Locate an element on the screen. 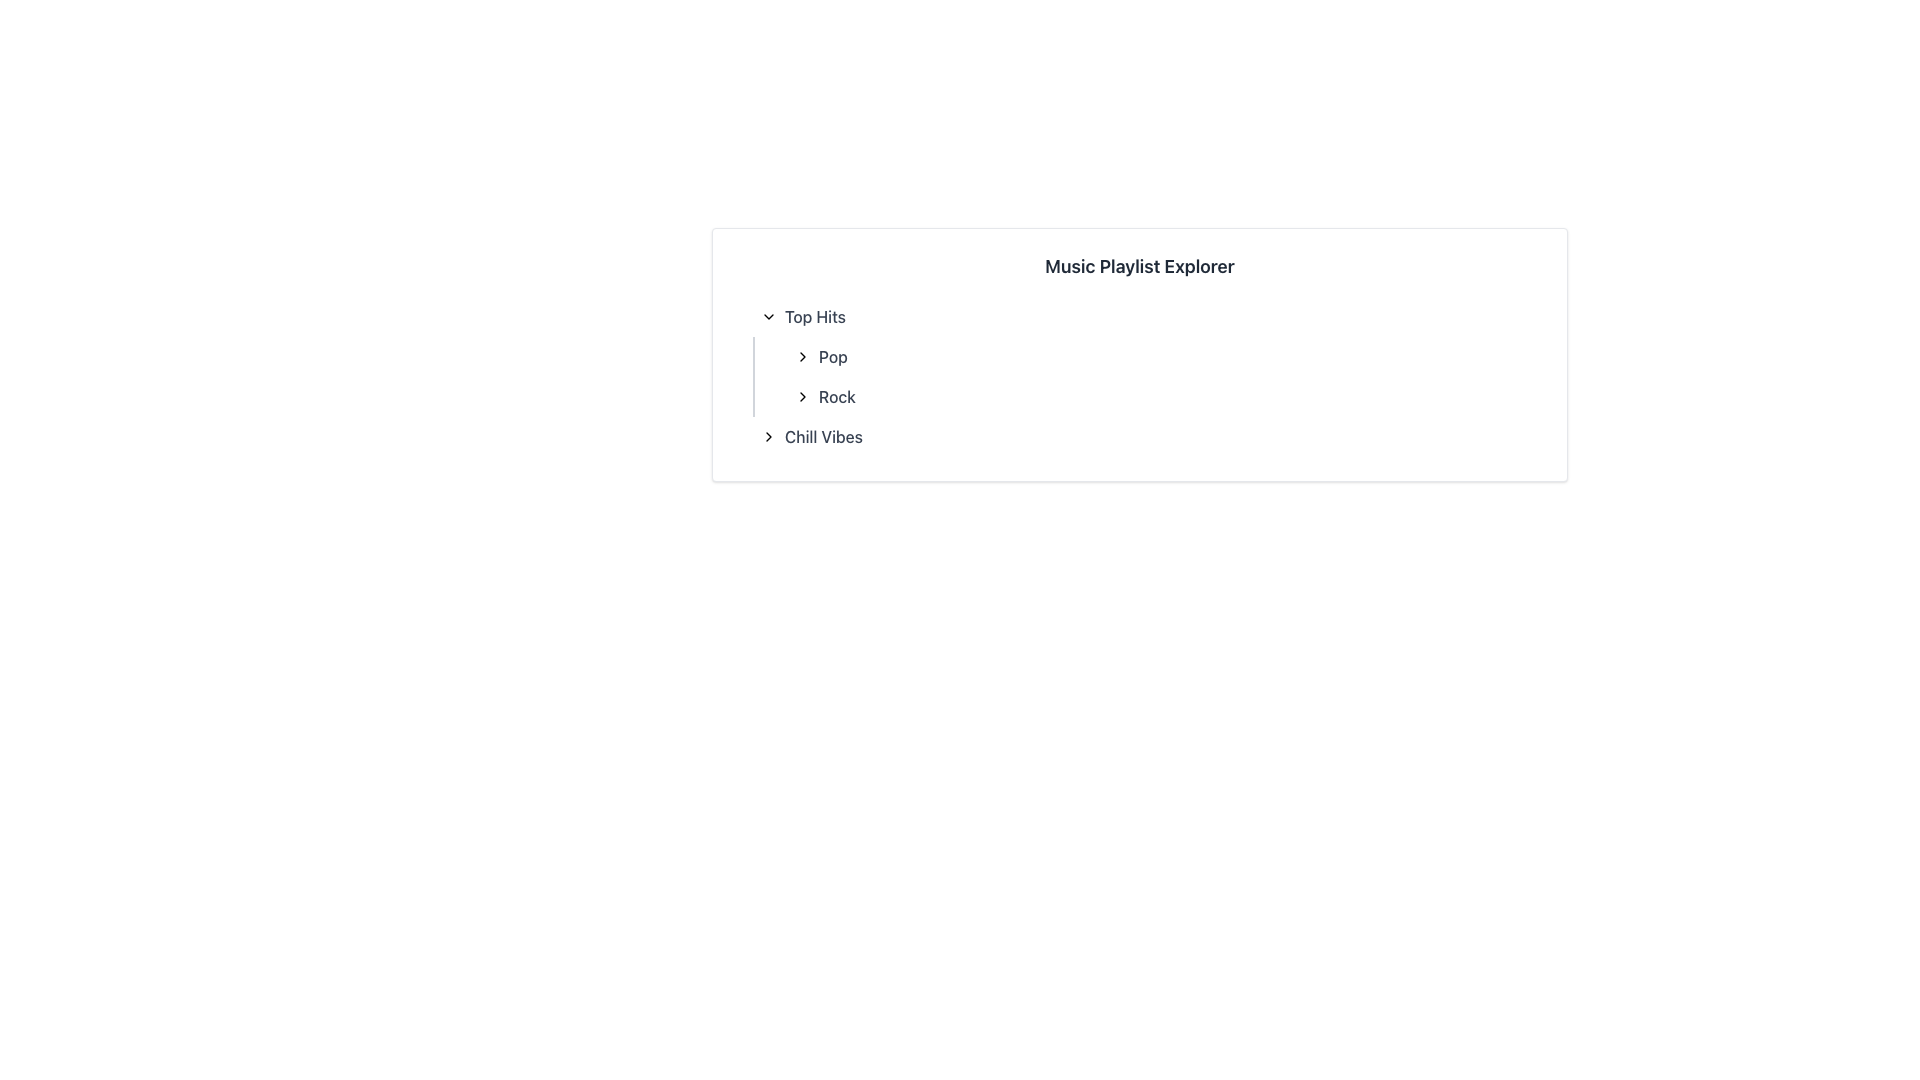 Image resolution: width=1920 pixels, height=1080 pixels. the header element that contains the nested 'Pop' and 'Rock' navigation options under the 'Top Hits' playlist for keyboard navigation is located at coordinates (1140, 356).